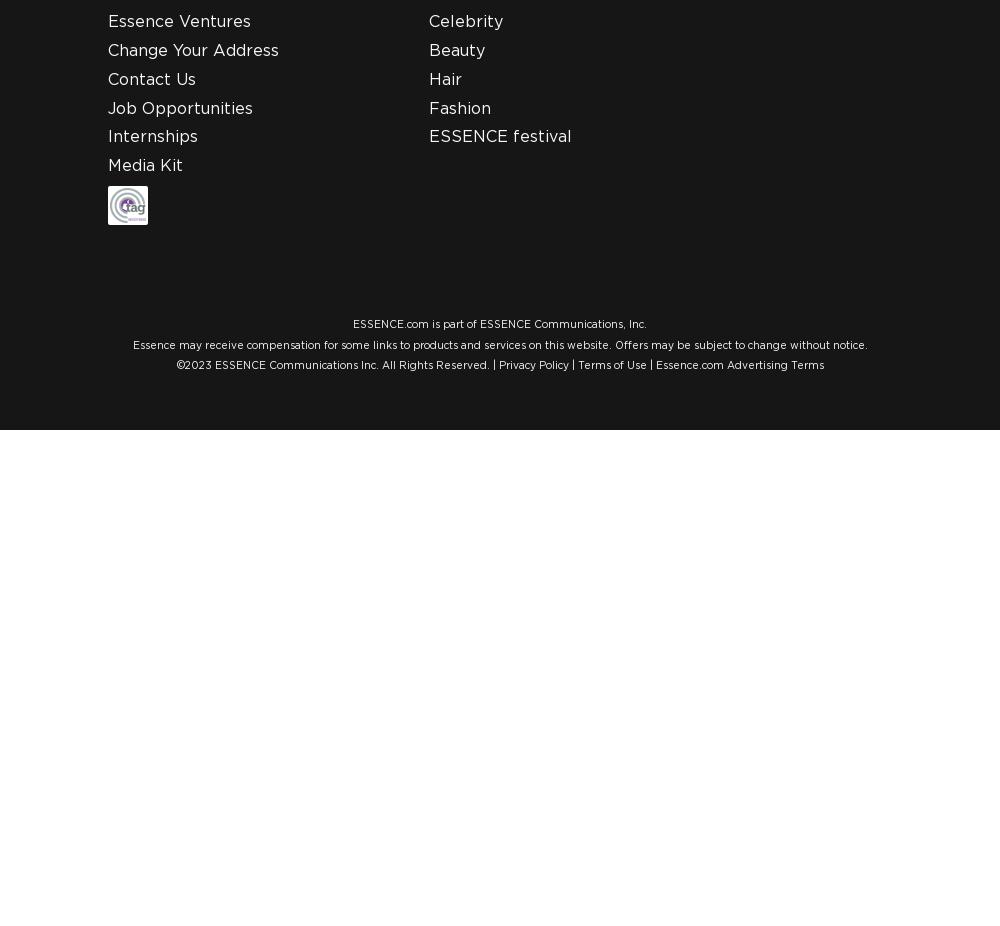 The width and height of the screenshot is (1000, 926). What do you see at coordinates (179, 21) in the screenshot?
I see `'Essence Ventures'` at bounding box center [179, 21].